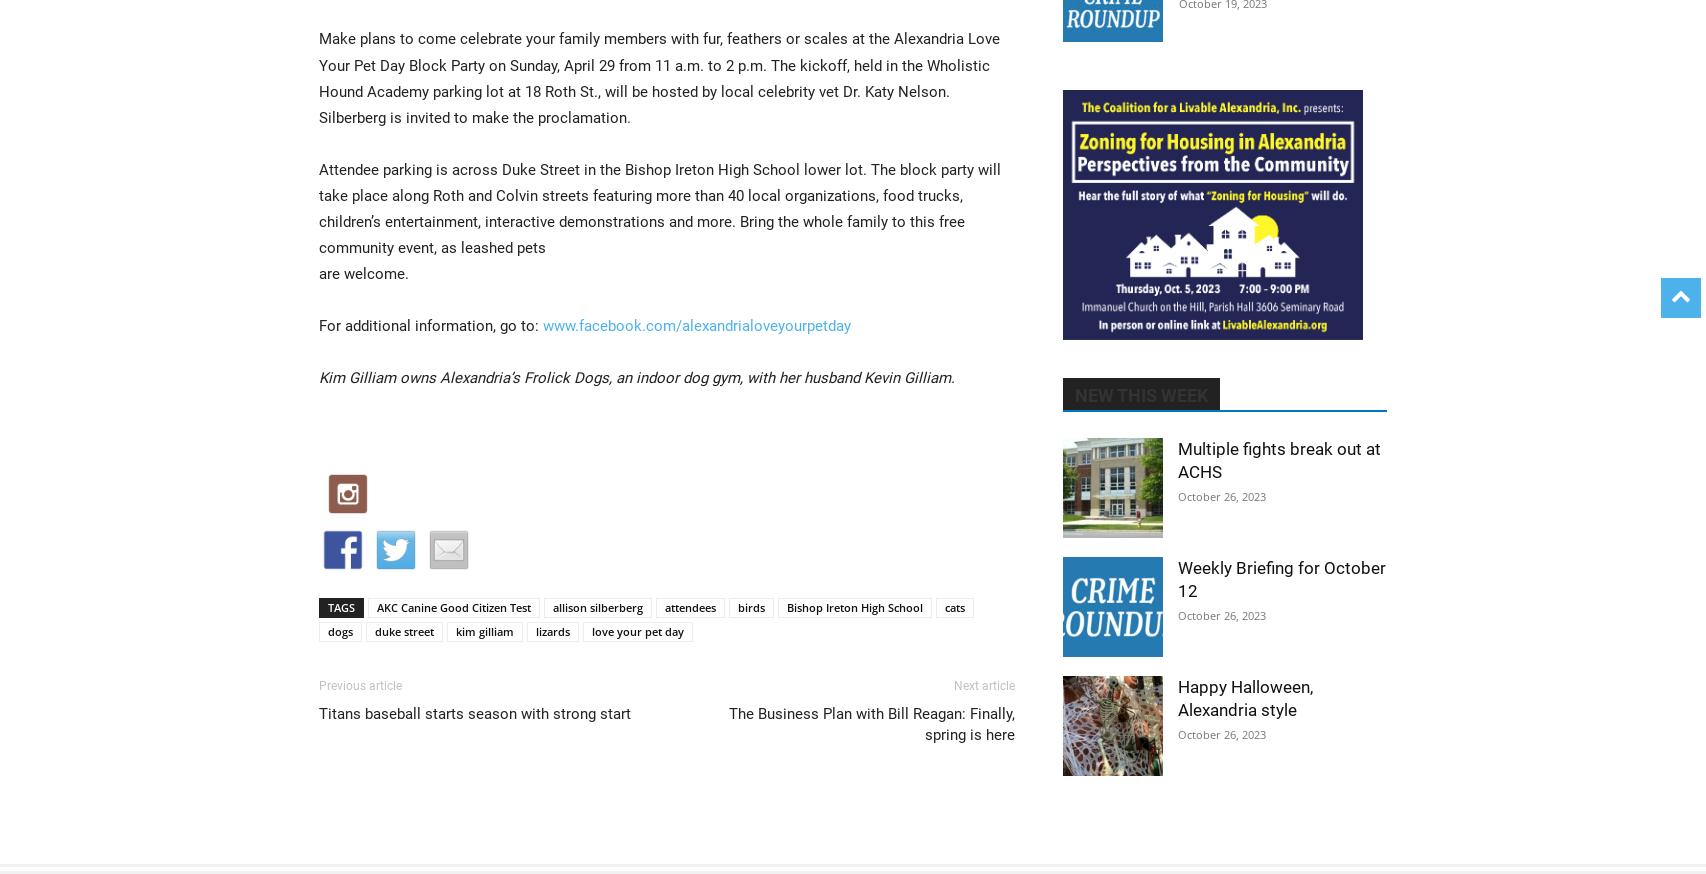 The height and width of the screenshot is (874, 1706). What do you see at coordinates (1141, 395) in the screenshot?
I see `'NEW THIS WEEK'` at bounding box center [1141, 395].